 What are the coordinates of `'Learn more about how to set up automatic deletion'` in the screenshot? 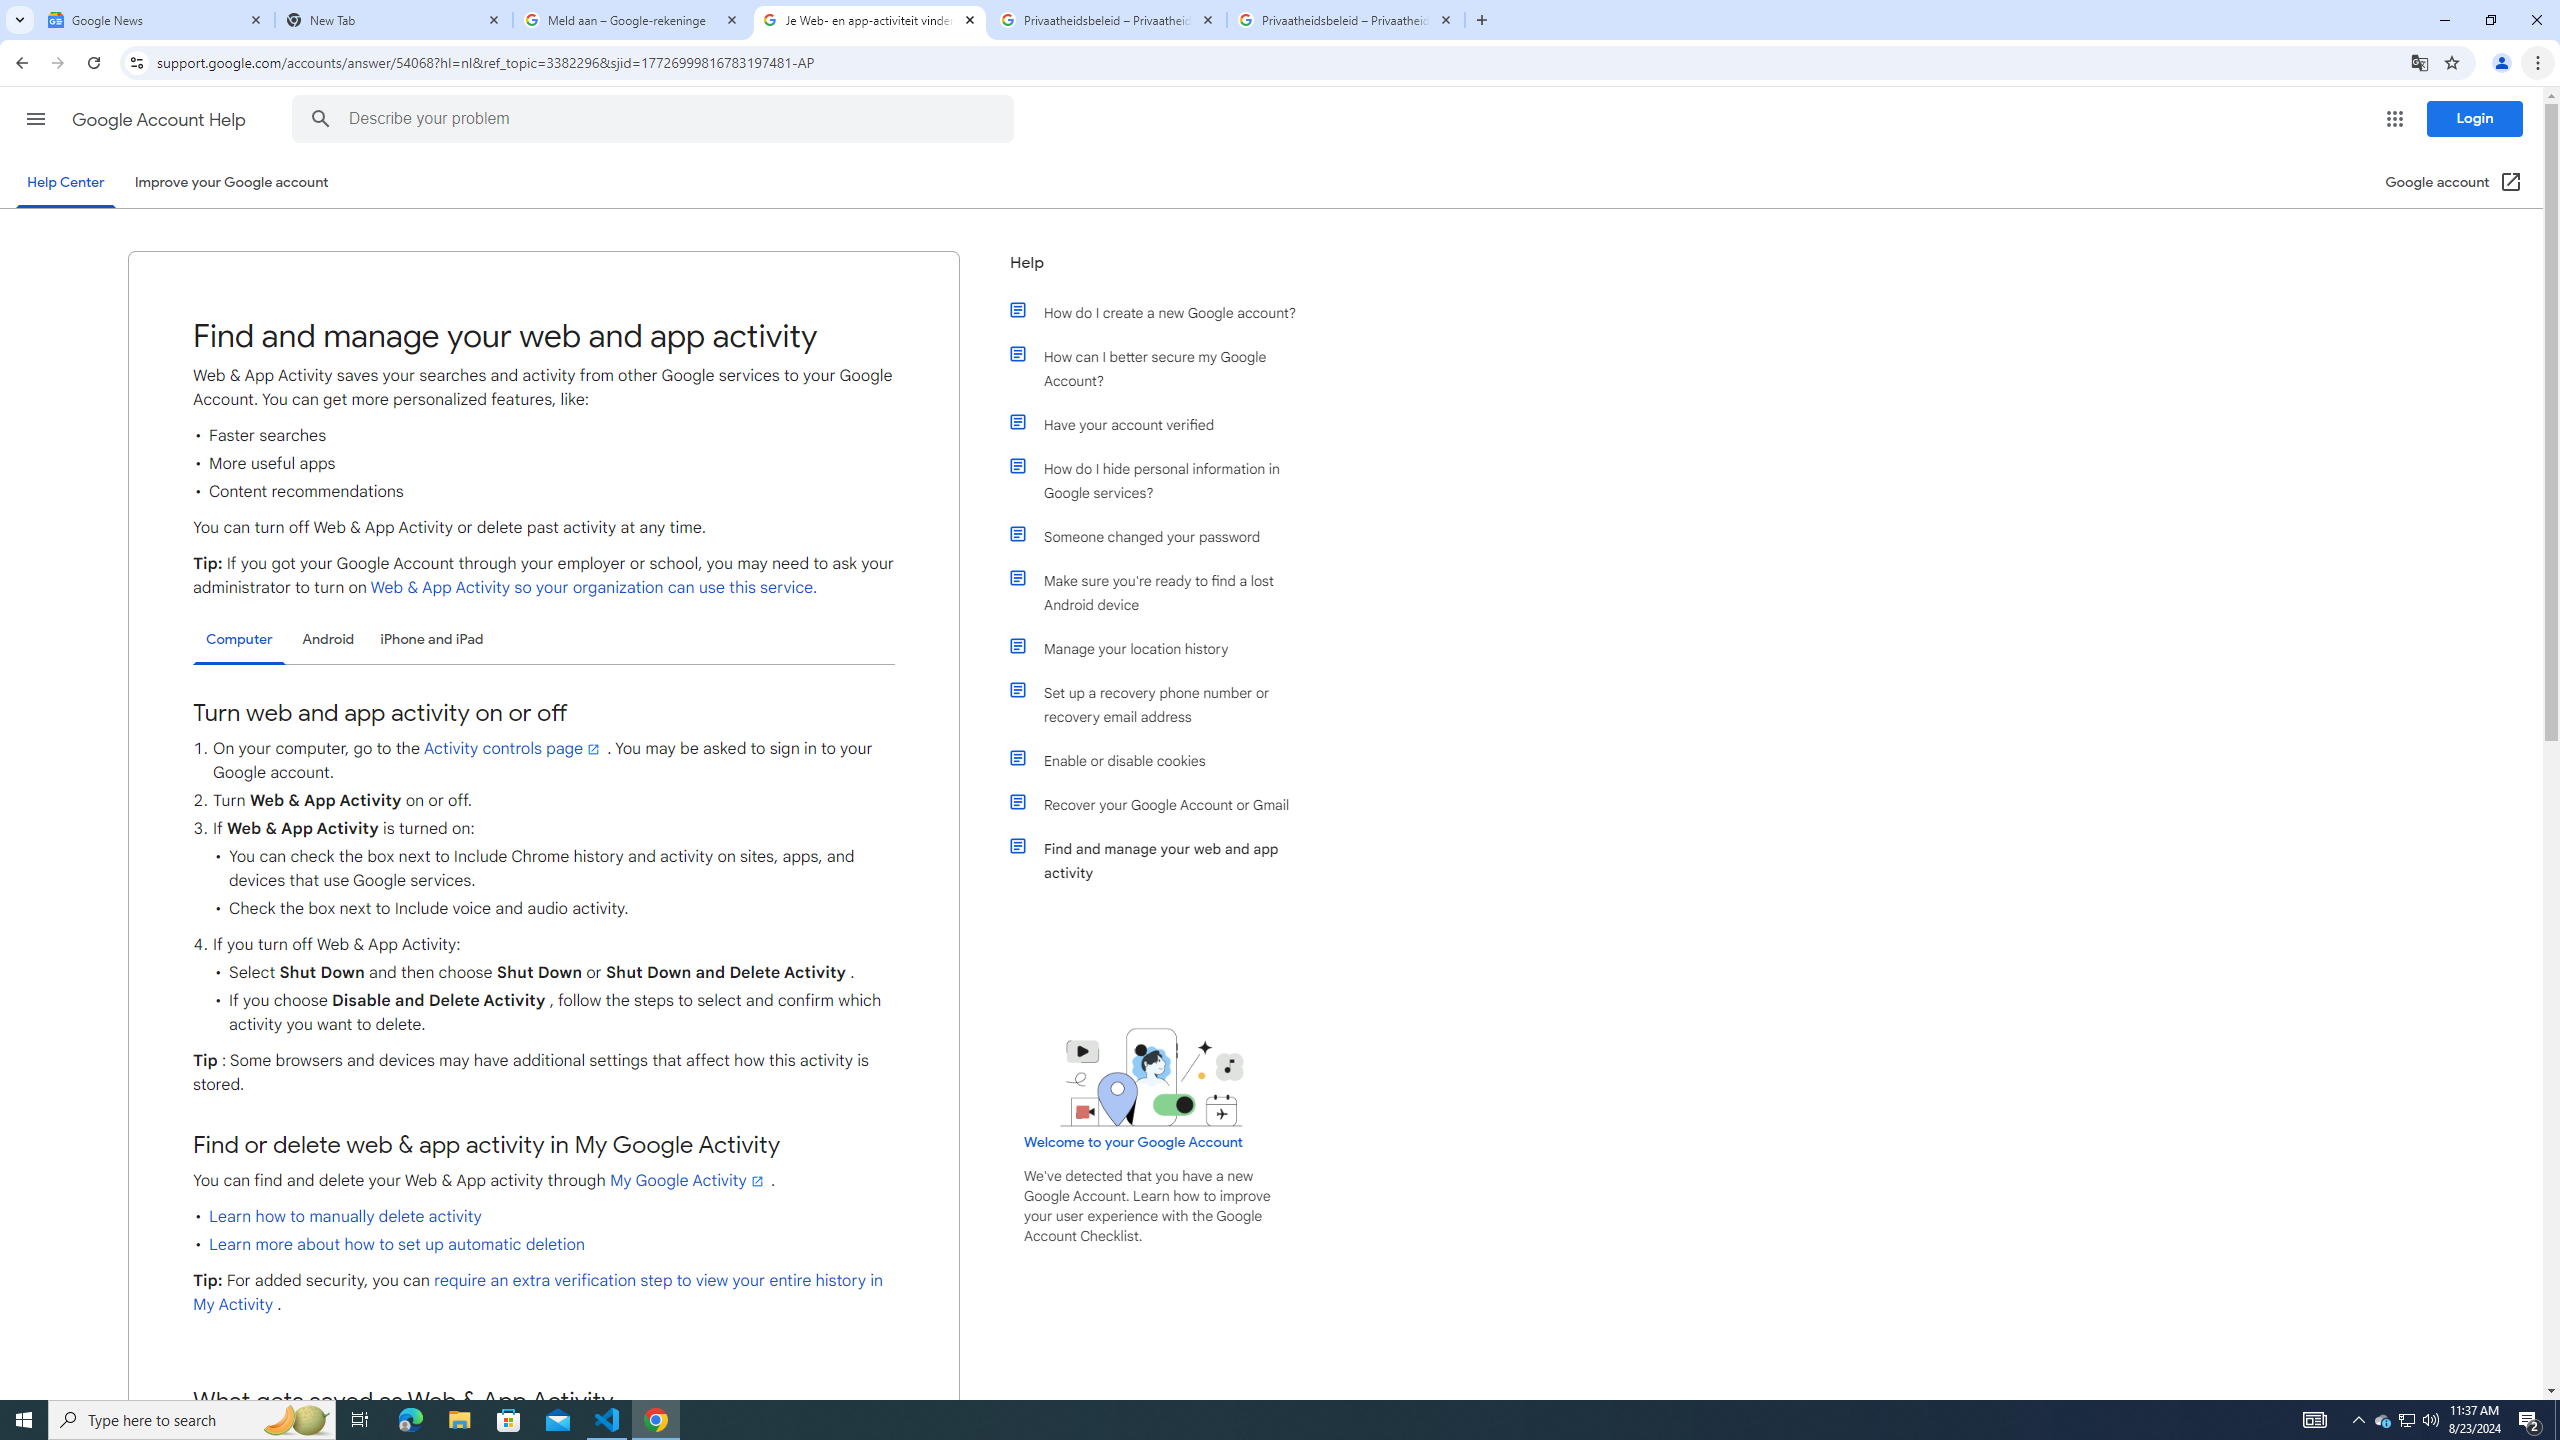 It's located at (398, 1244).